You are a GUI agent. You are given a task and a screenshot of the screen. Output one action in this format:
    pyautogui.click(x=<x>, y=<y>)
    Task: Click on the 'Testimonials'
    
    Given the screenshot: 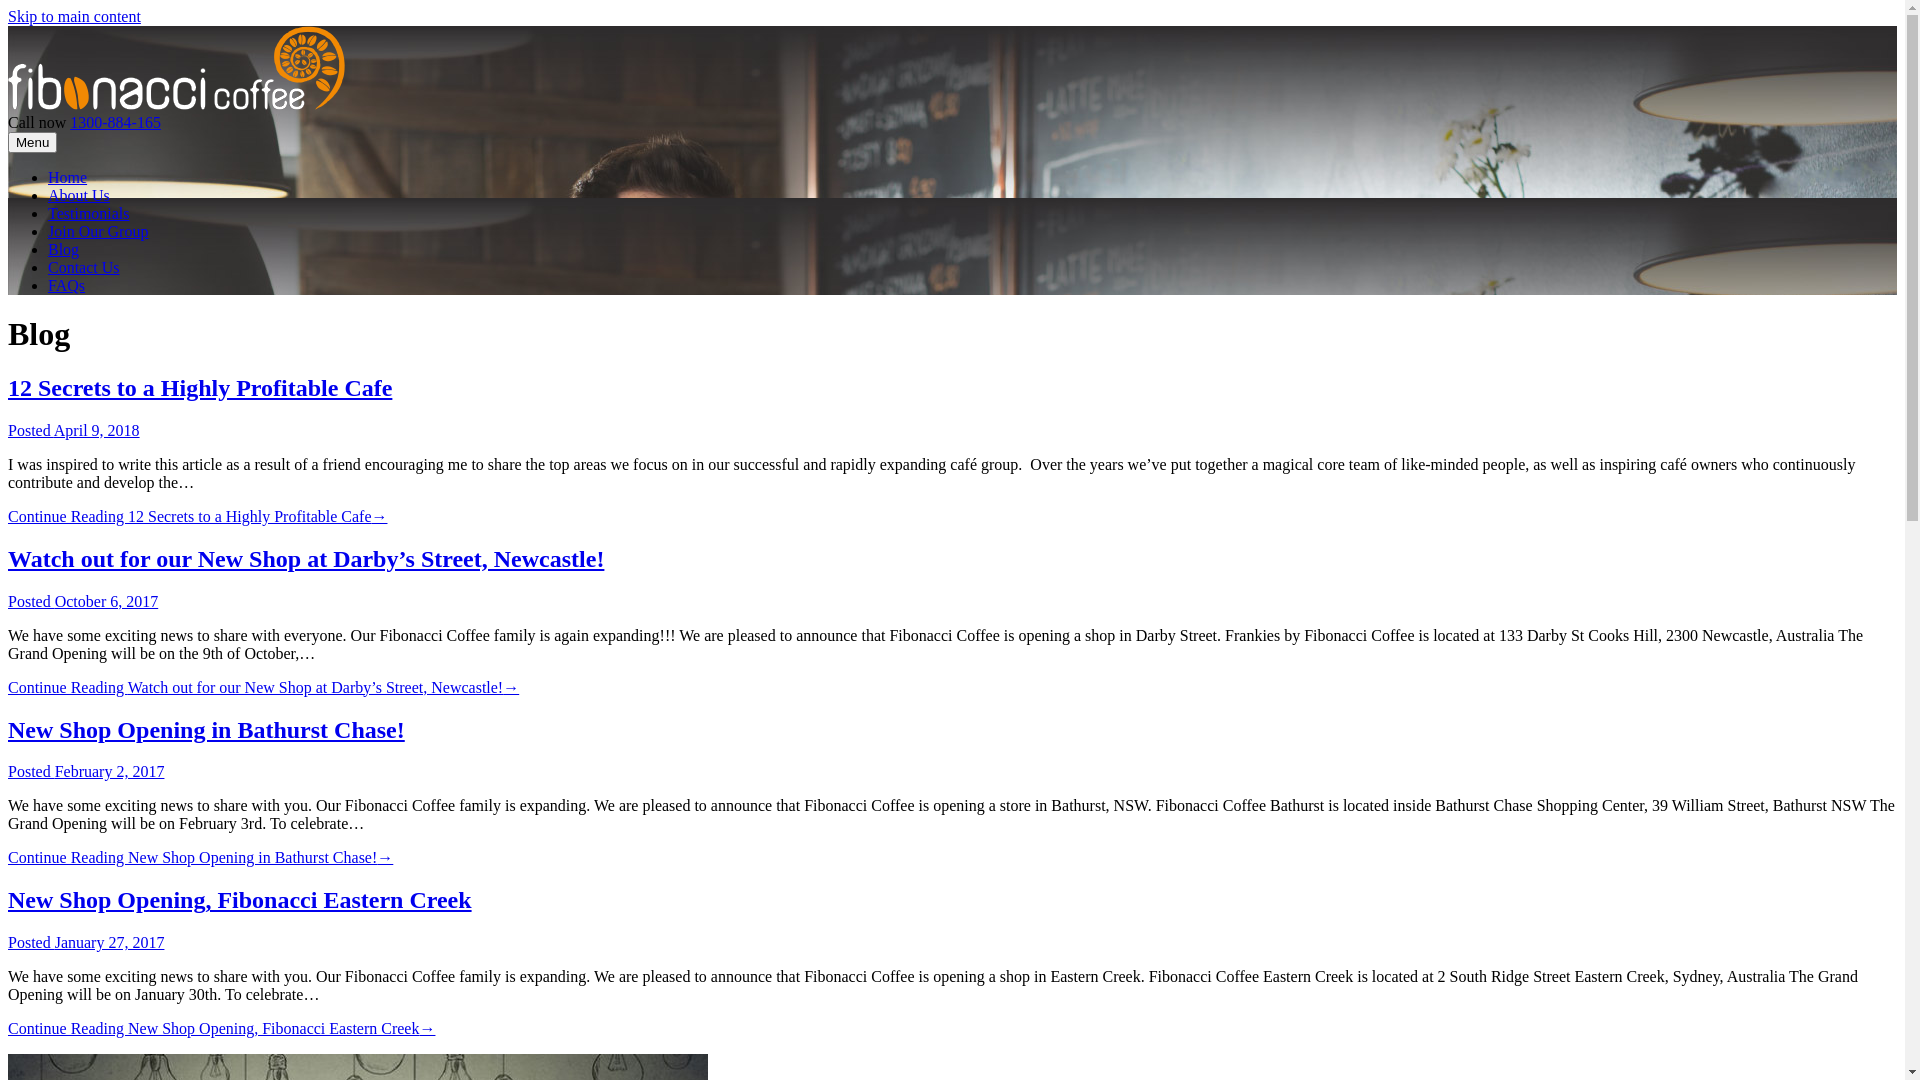 What is the action you would take?
    pyautogui.click(x=88, y=213)
    